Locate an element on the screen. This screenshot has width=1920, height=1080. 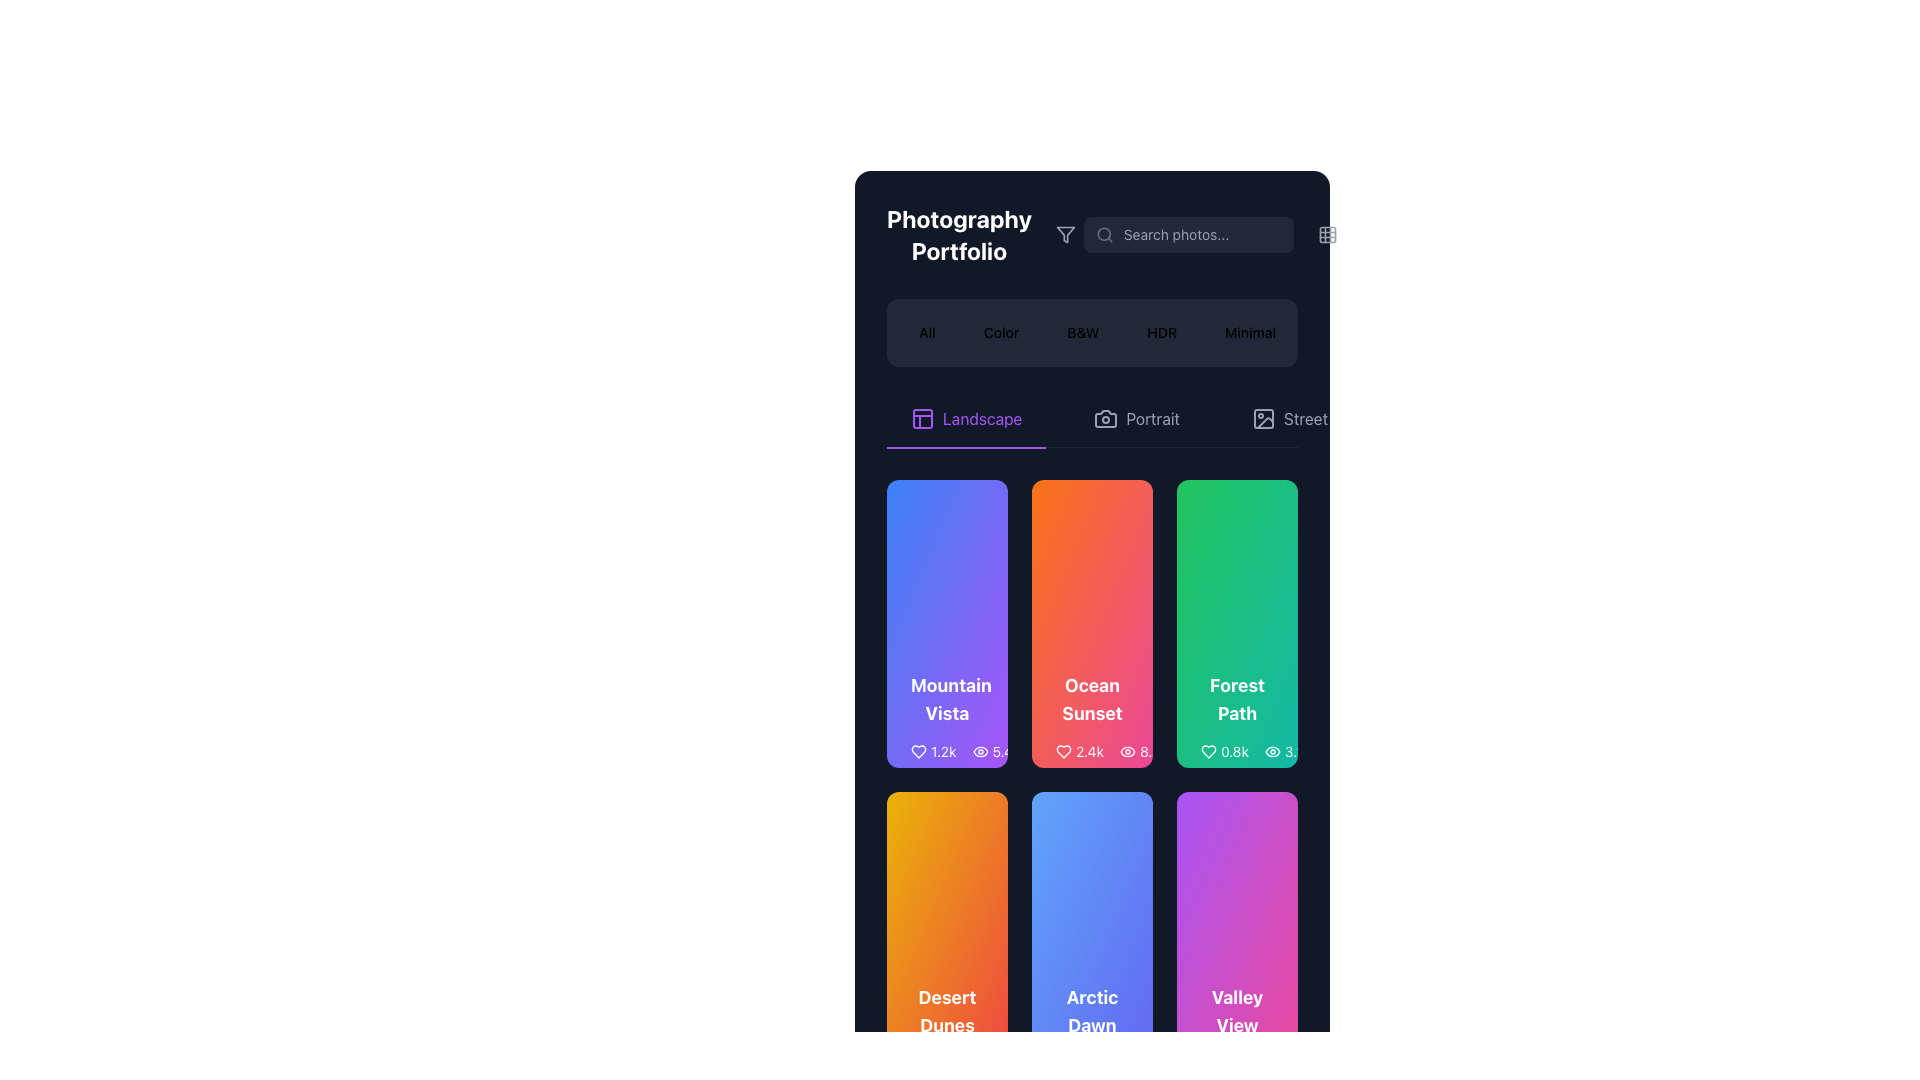
the text label at the bottom of the card titled 'Arctic Dawn', which is located in the second row and second column of a grid layout, displayed on a blue gradient background is located at coordinates (1091, 1011).